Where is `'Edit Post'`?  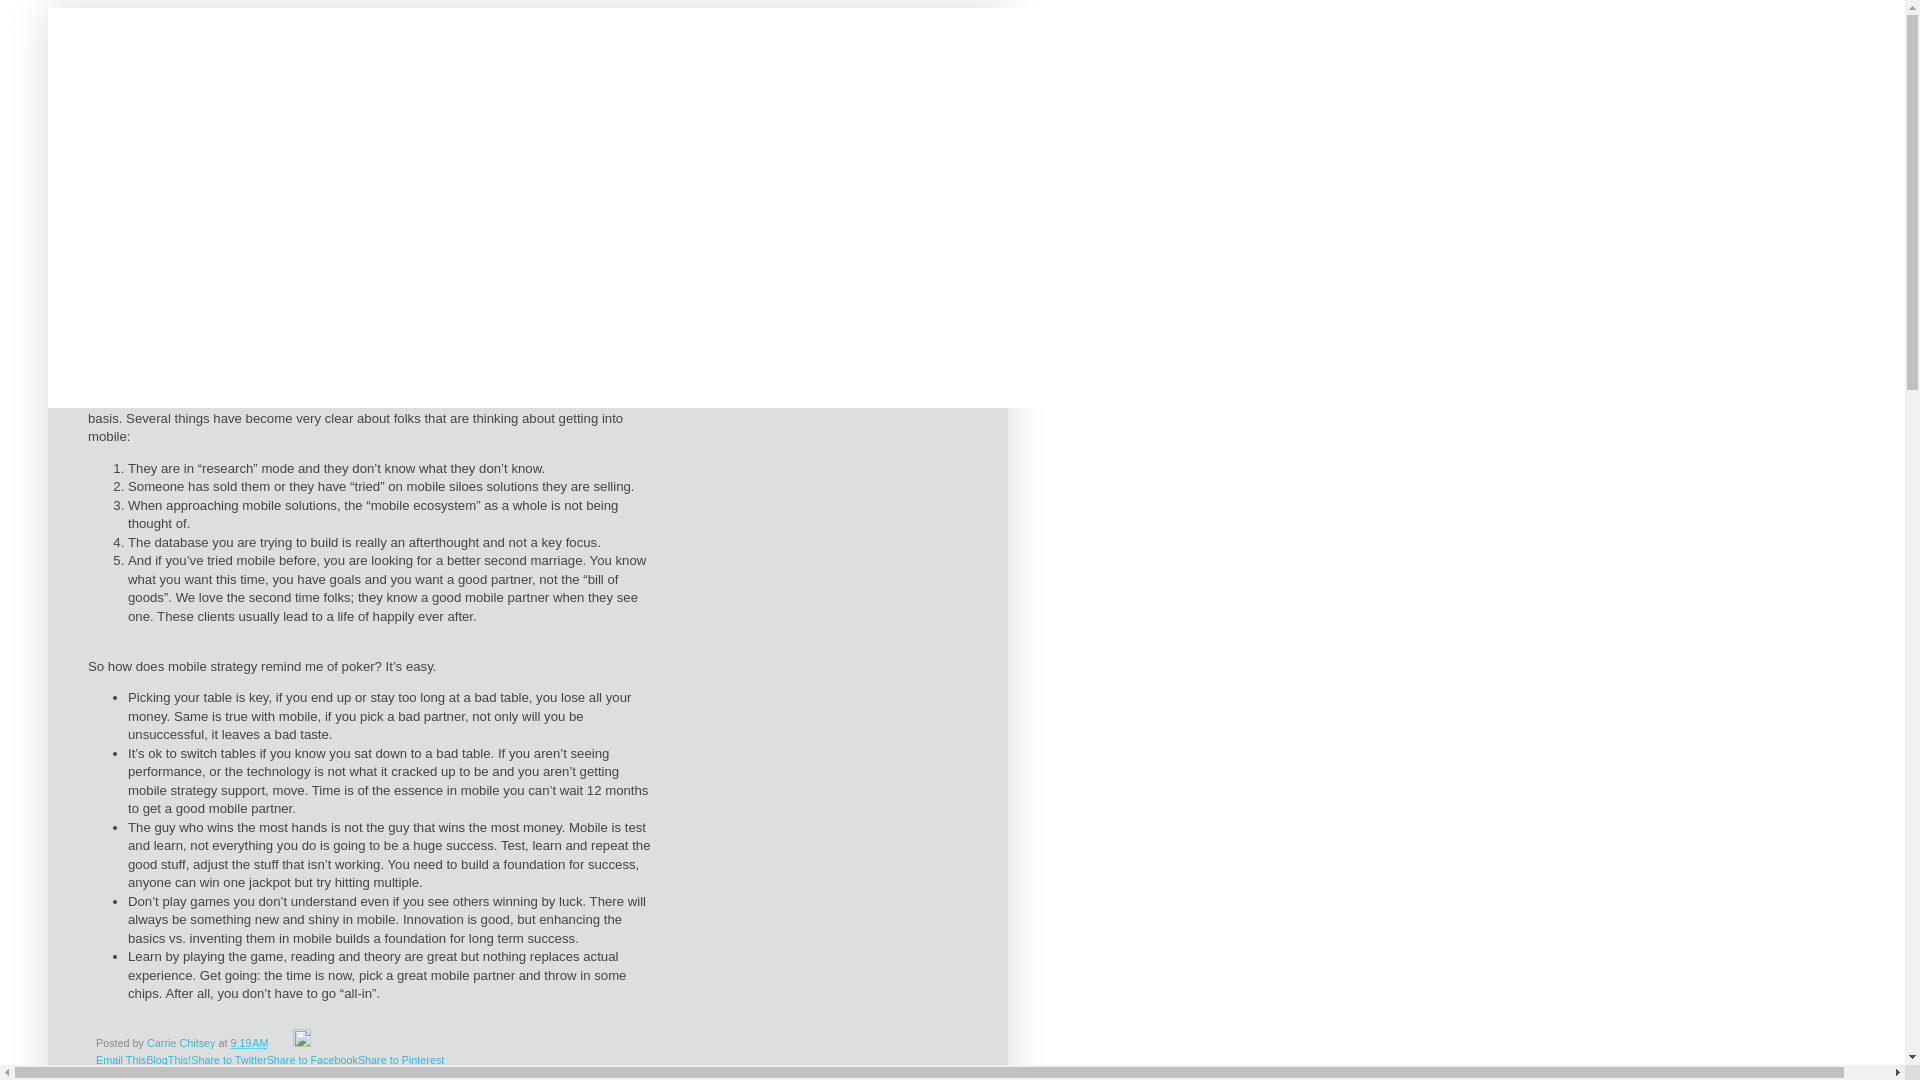
'Edit Post' is located at coordinates (301, 1041).